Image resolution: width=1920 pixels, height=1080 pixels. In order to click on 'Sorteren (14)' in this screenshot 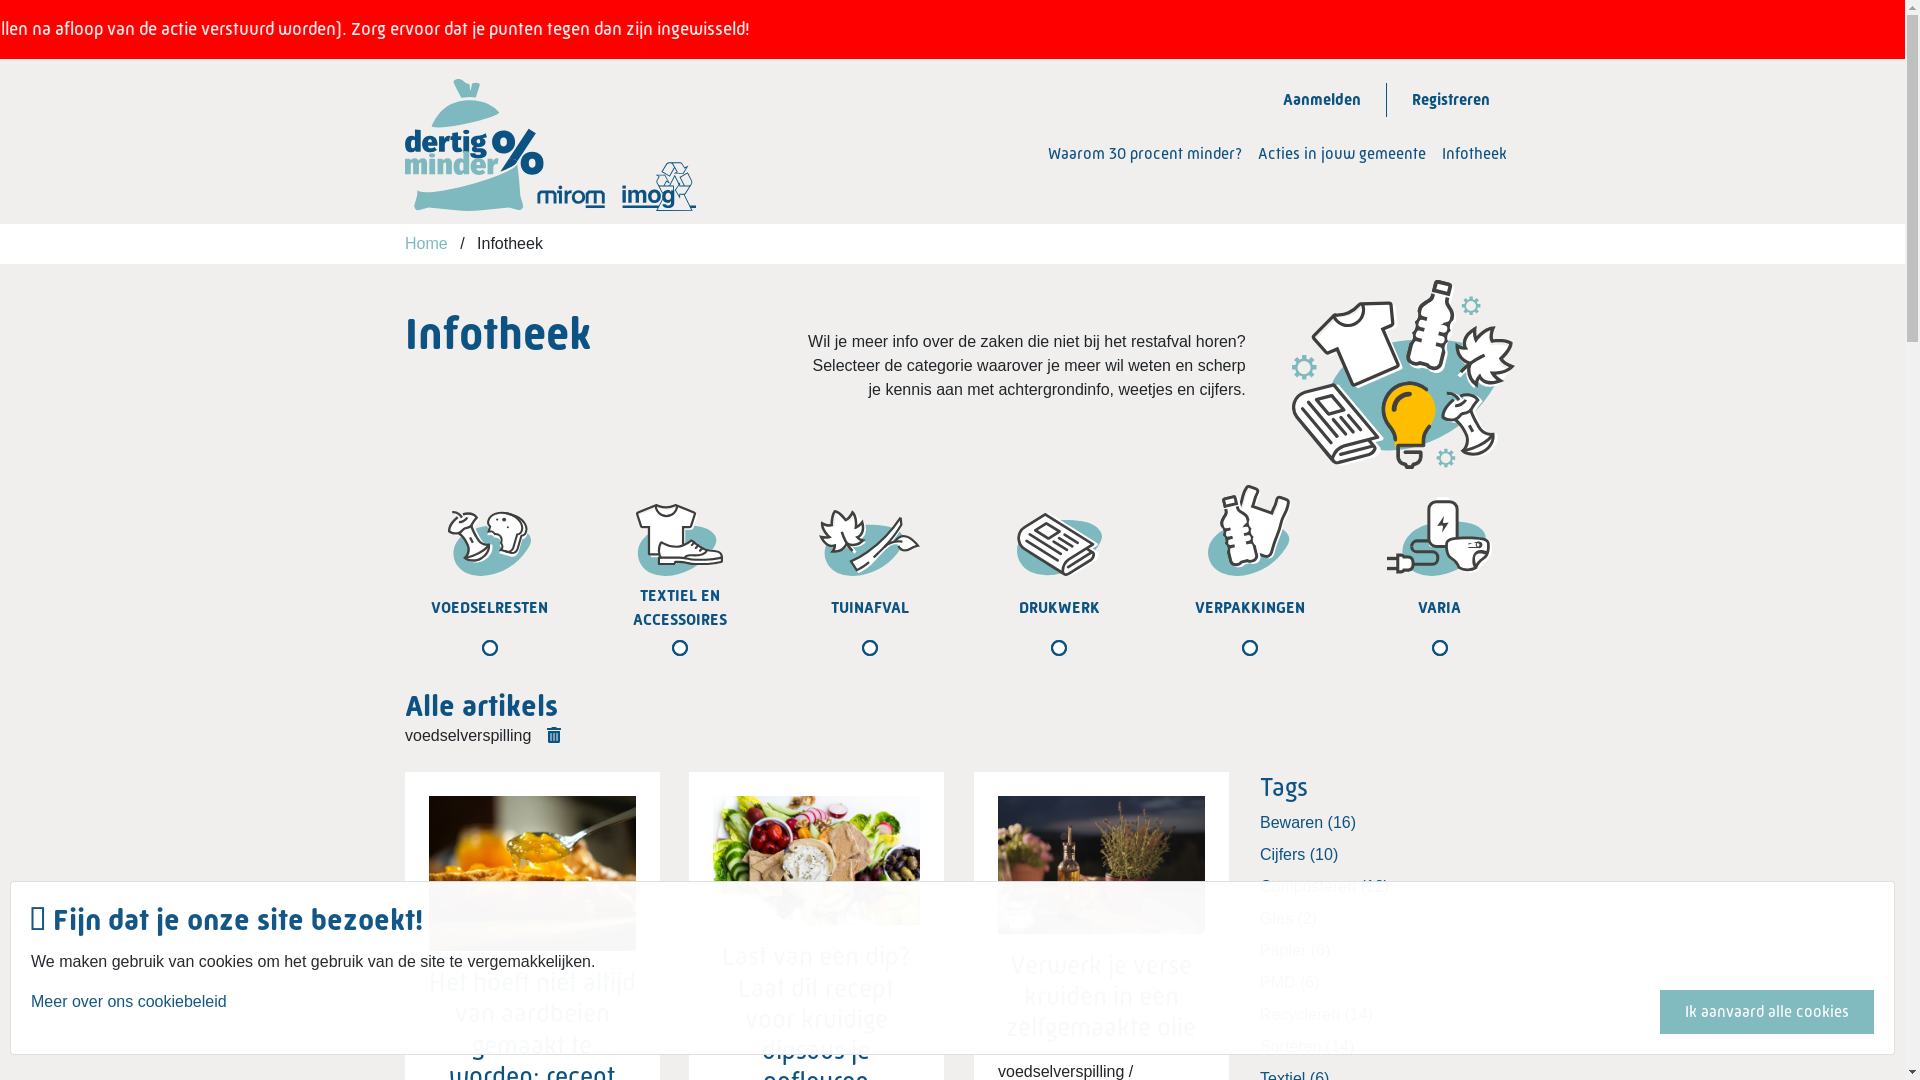, I will do `click(1386, 1045)`.